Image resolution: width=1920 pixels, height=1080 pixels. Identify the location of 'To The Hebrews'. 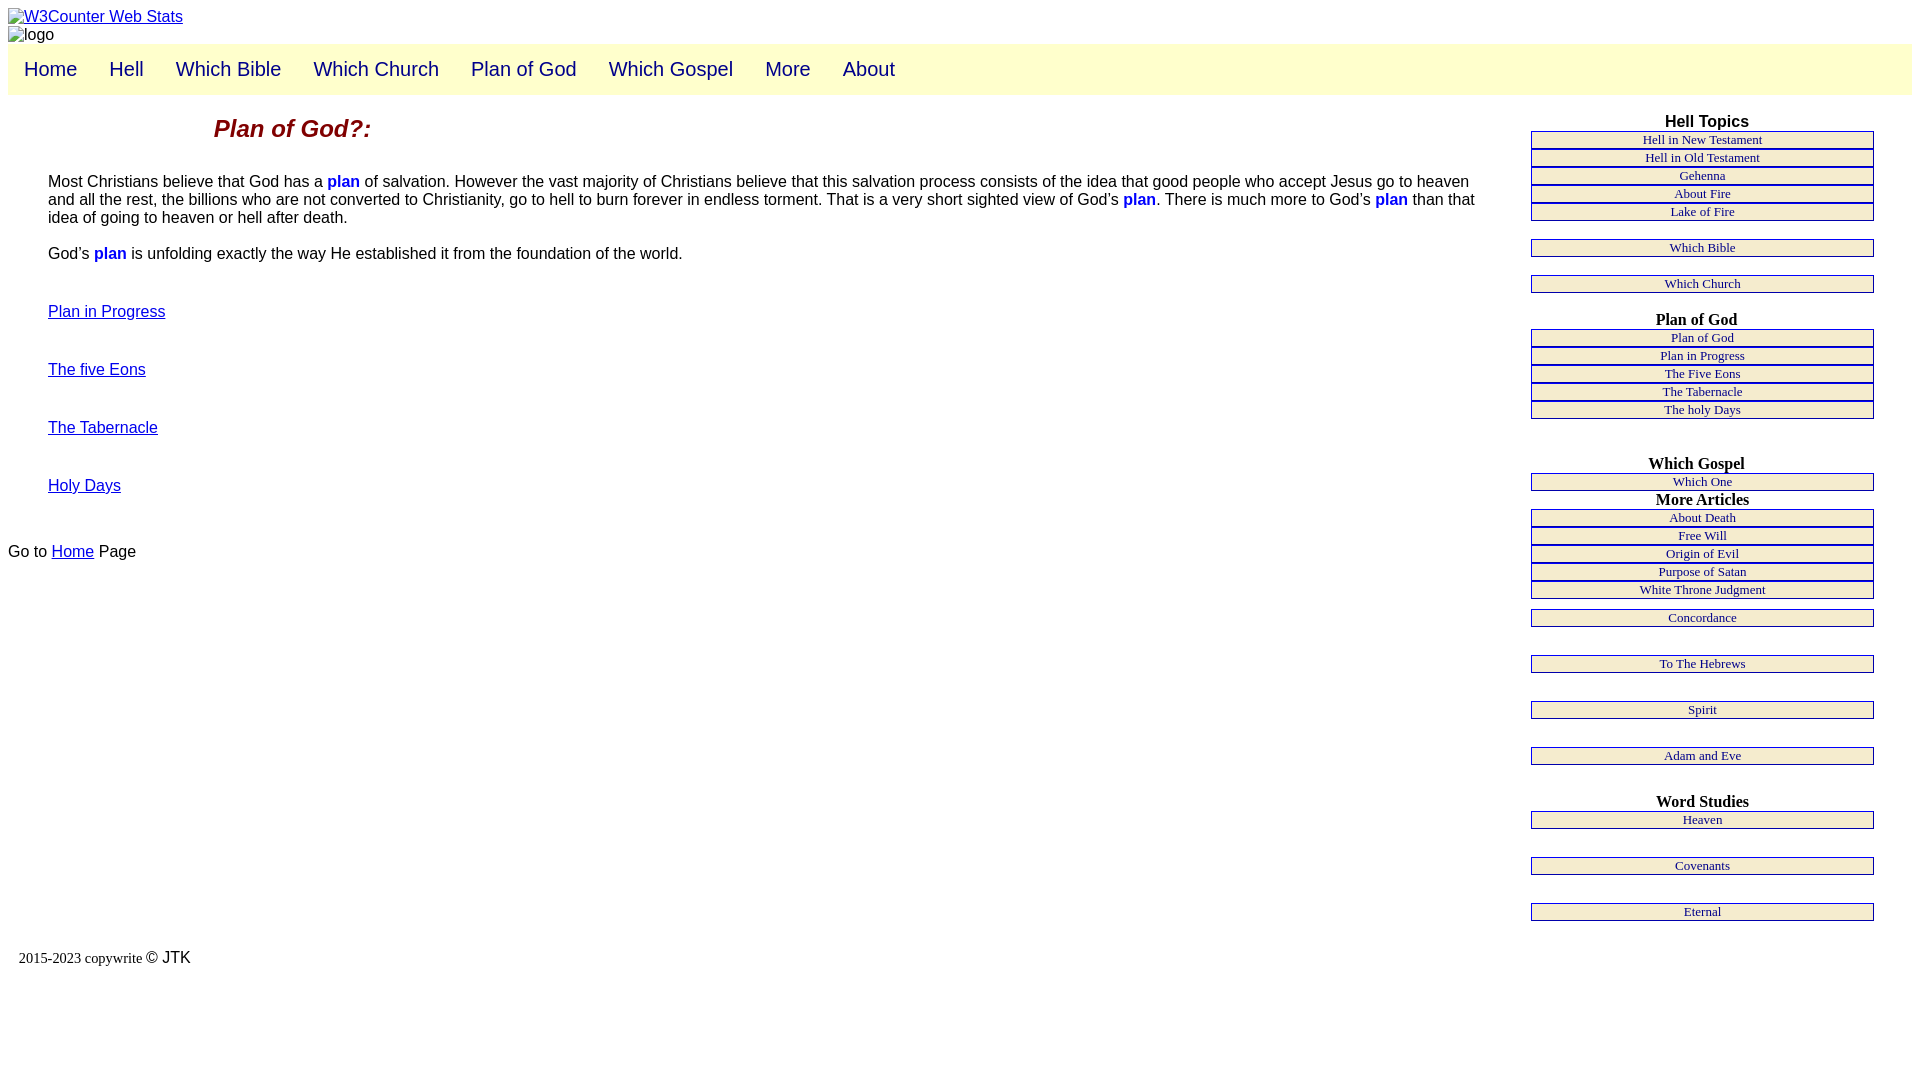
(1701, 663).